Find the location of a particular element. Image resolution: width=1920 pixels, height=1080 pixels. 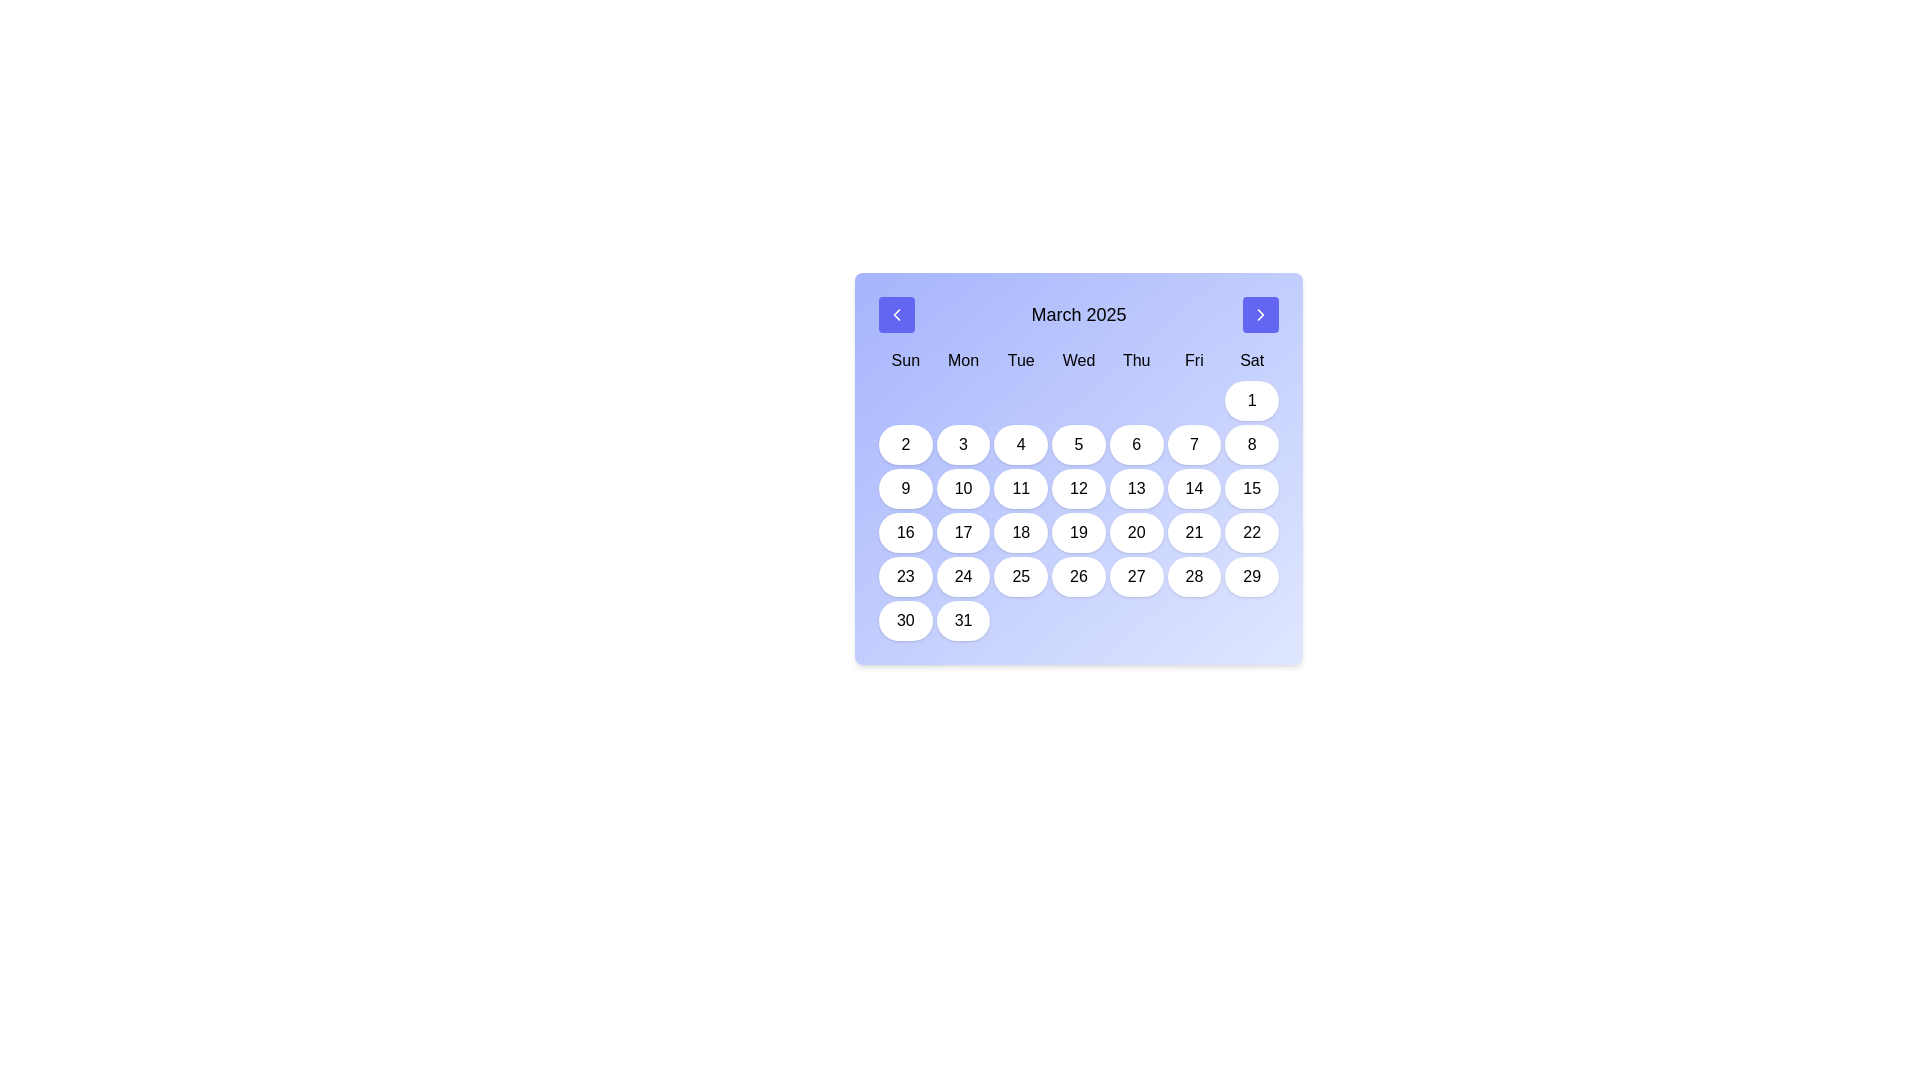

the text-based row header for the calendar displaying the names of the days of the week (e.g., 'Sun', 'Mon', 'Tue', etc.) which is centrally located below the title 'March 2025' is located at coordinates (1078, 361).